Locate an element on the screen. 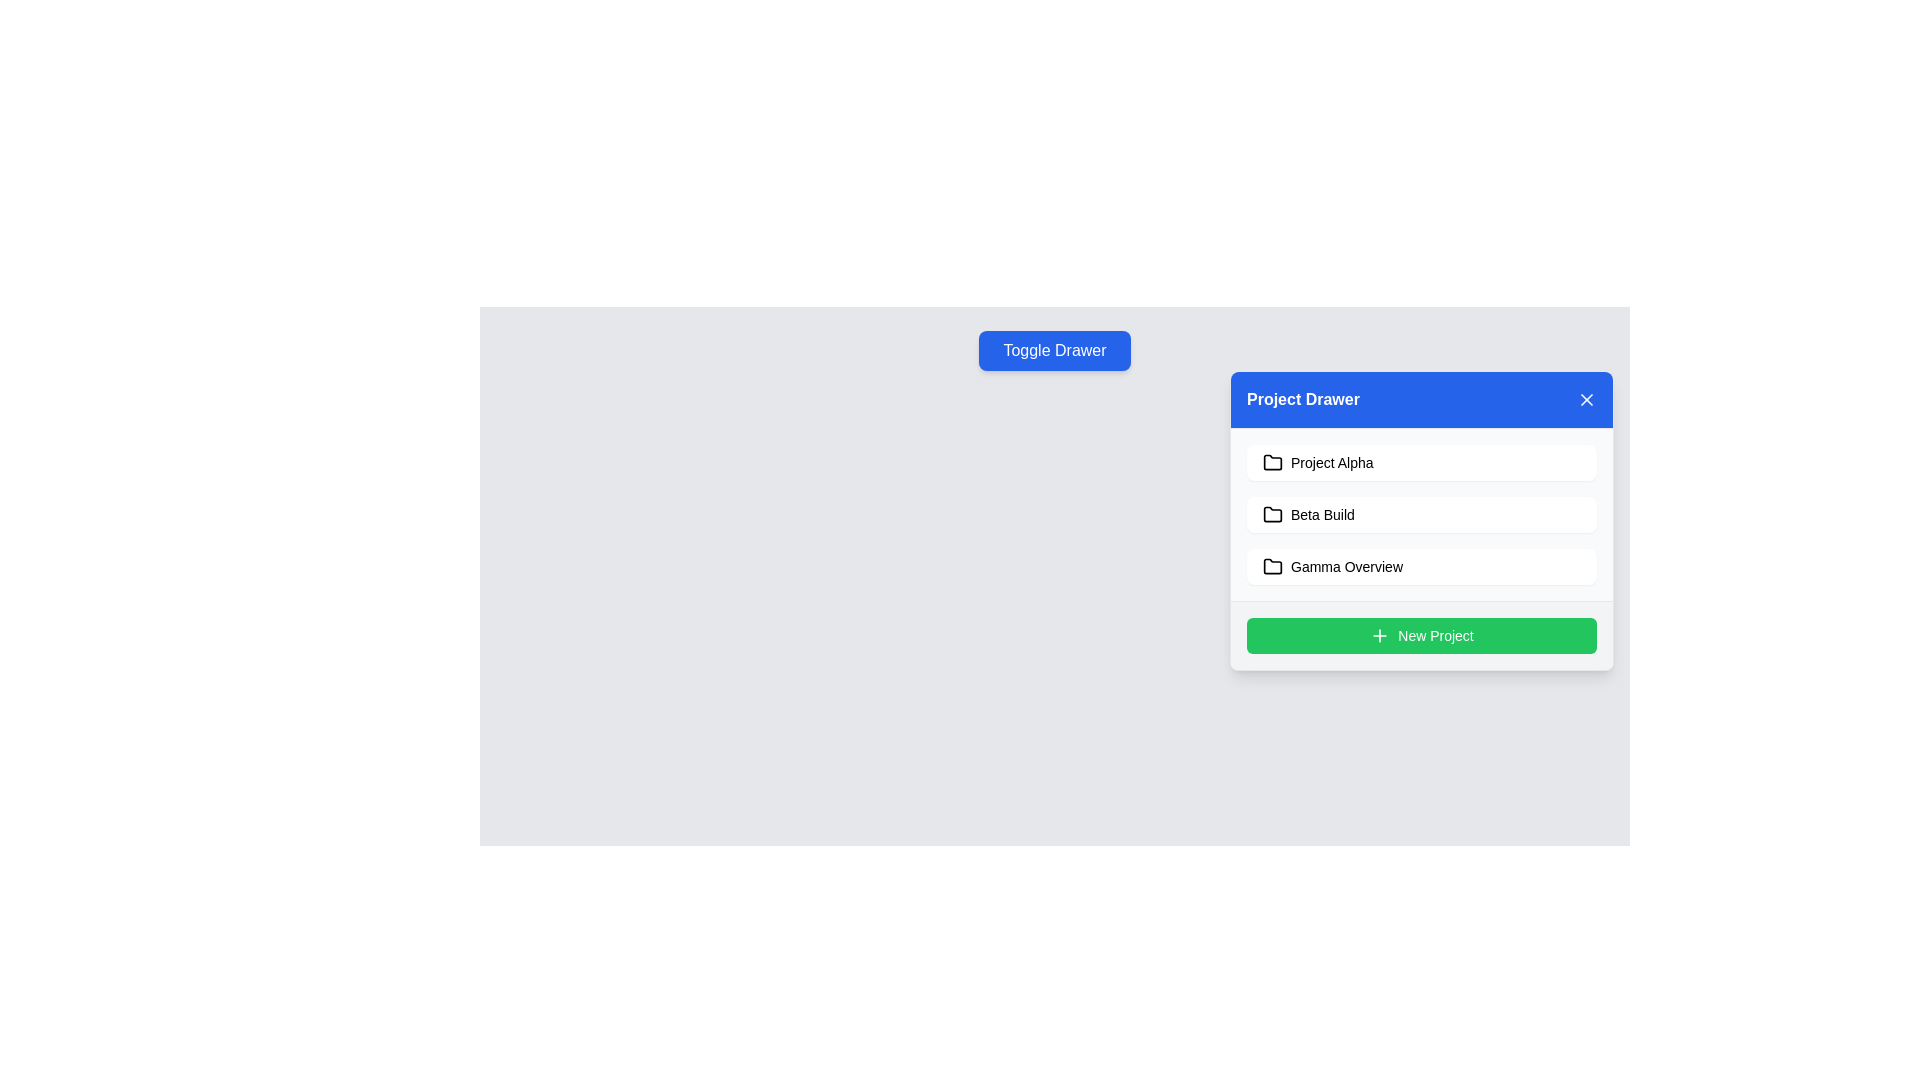 This screenshot has width=1920, height=1080. the small monochromatic folder icon located at the leftmost position within the 'Beta Build' row is located at coordinates (1271, 514).